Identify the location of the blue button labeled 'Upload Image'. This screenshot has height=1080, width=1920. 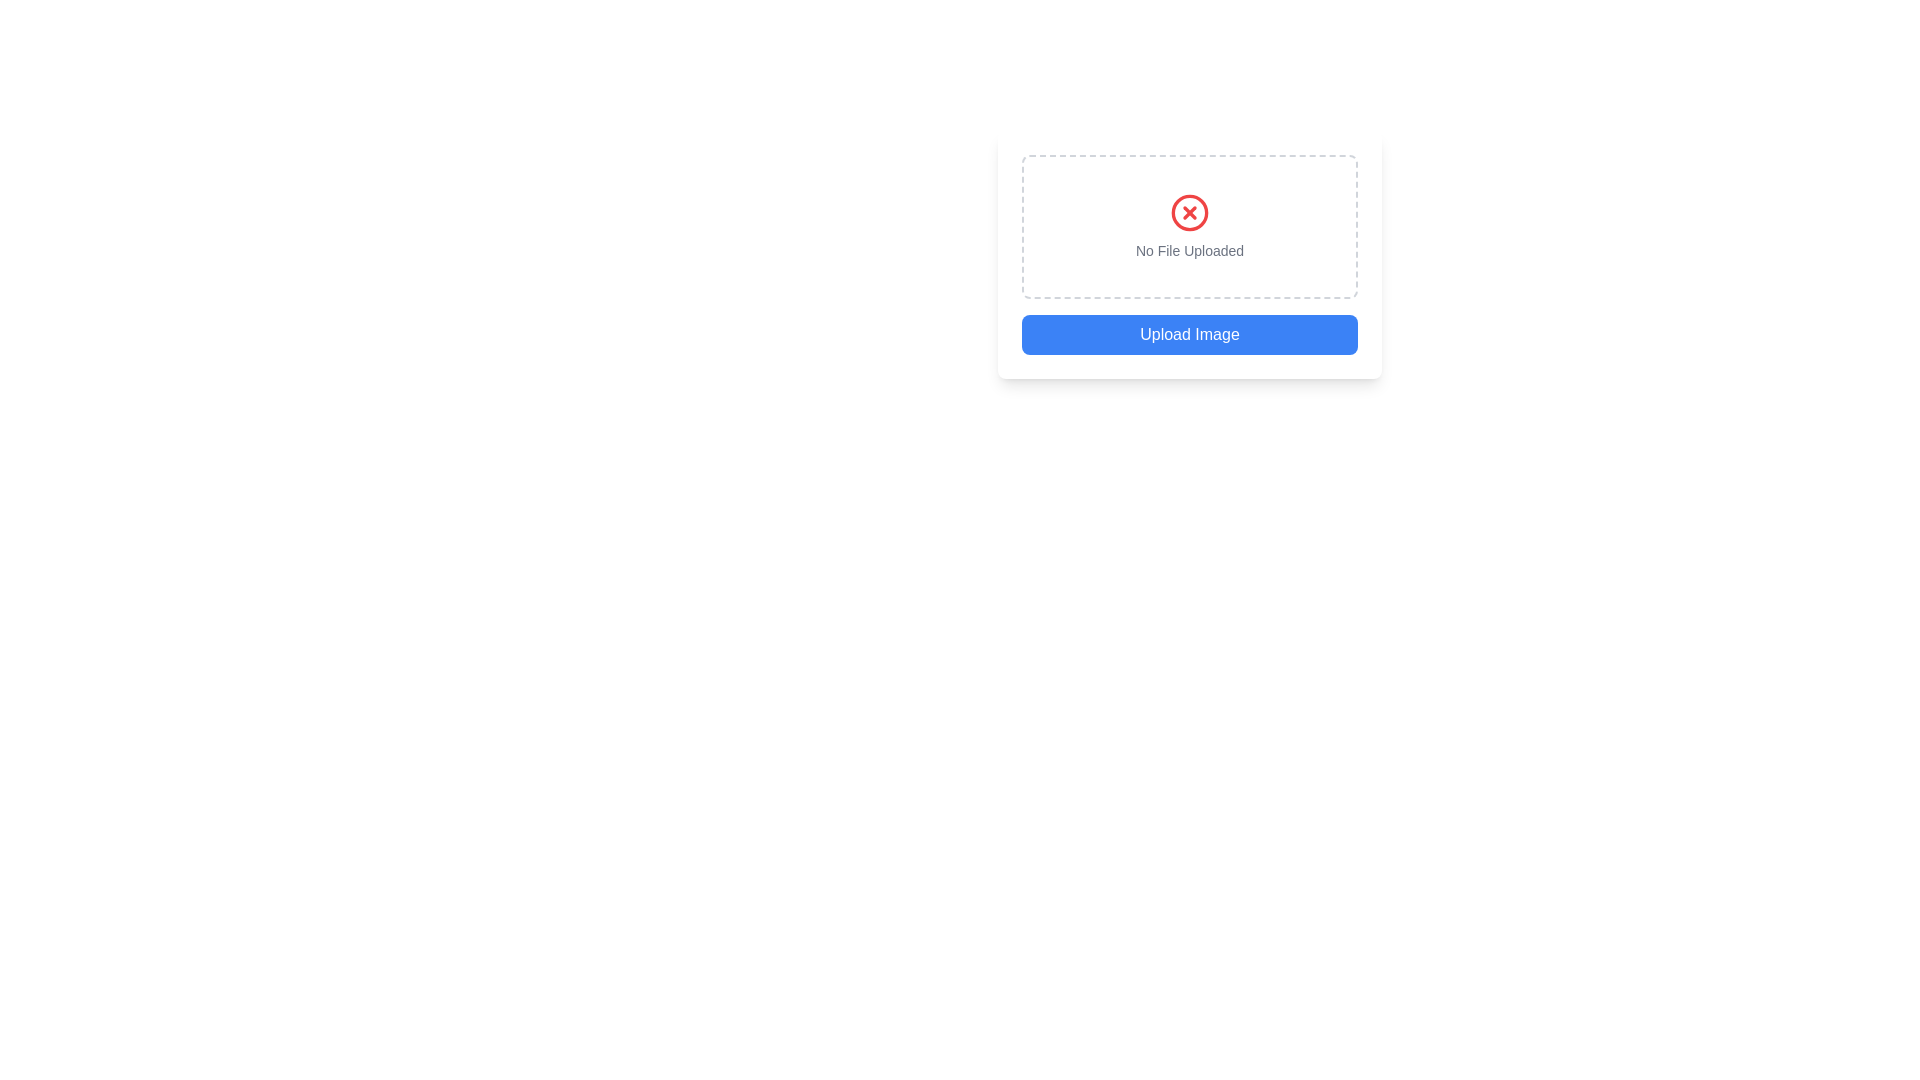
(1190, 334).